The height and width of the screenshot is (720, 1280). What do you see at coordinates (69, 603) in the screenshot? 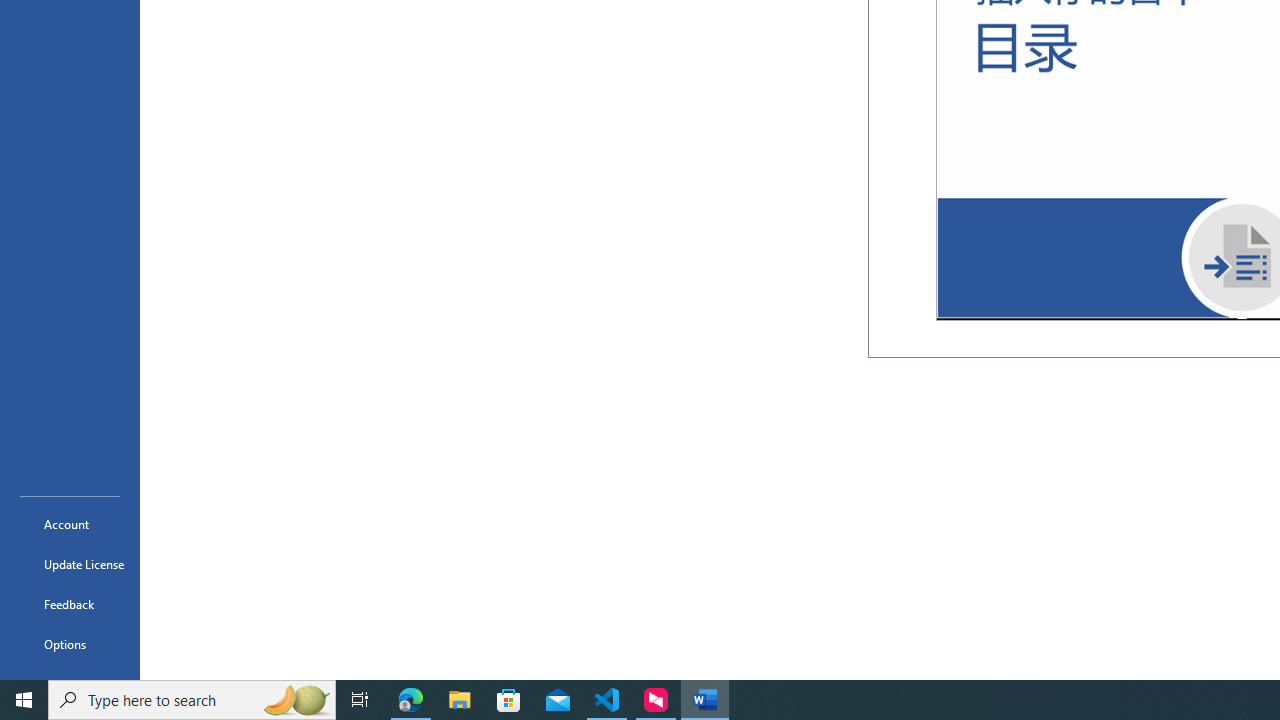
I see `'Feedback'` at bounding box center [69, 603].